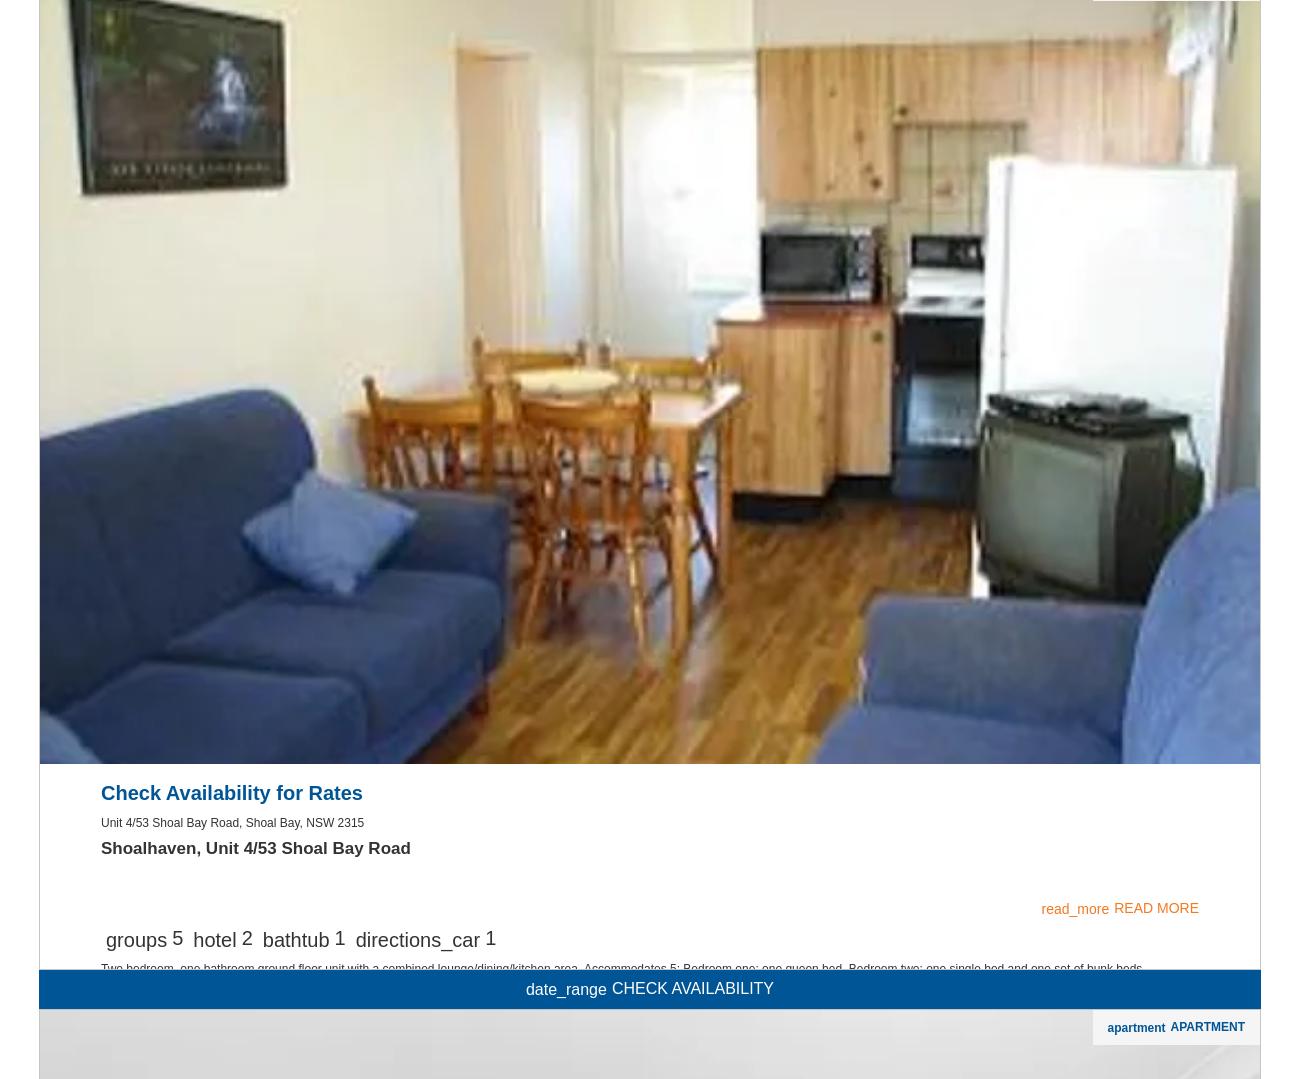  What do you see at coordinates (564, 202) in the screenshot?
I see `'date_range'` at bounding box center [564, 202].